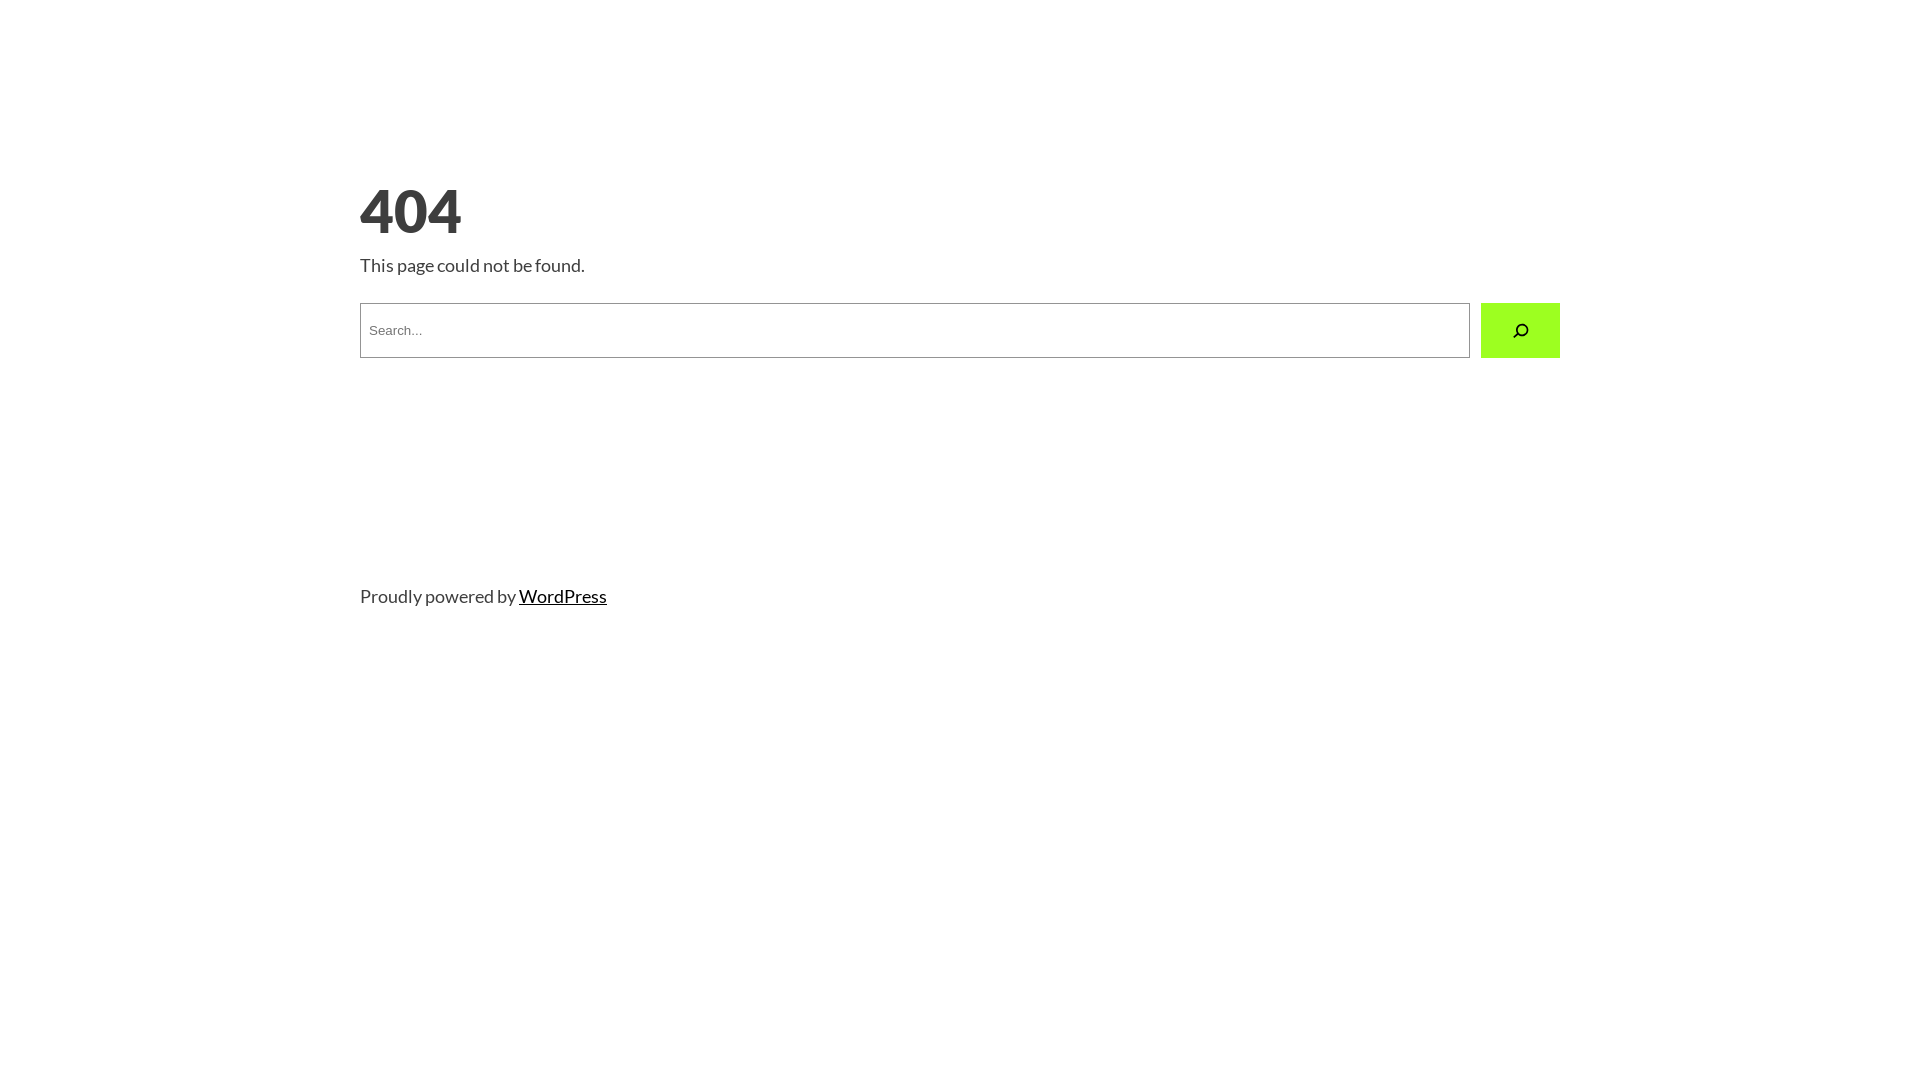 The height and width of the screenshot is (1080, 1920). I want to click on 'WordPress', so click(561, 595).